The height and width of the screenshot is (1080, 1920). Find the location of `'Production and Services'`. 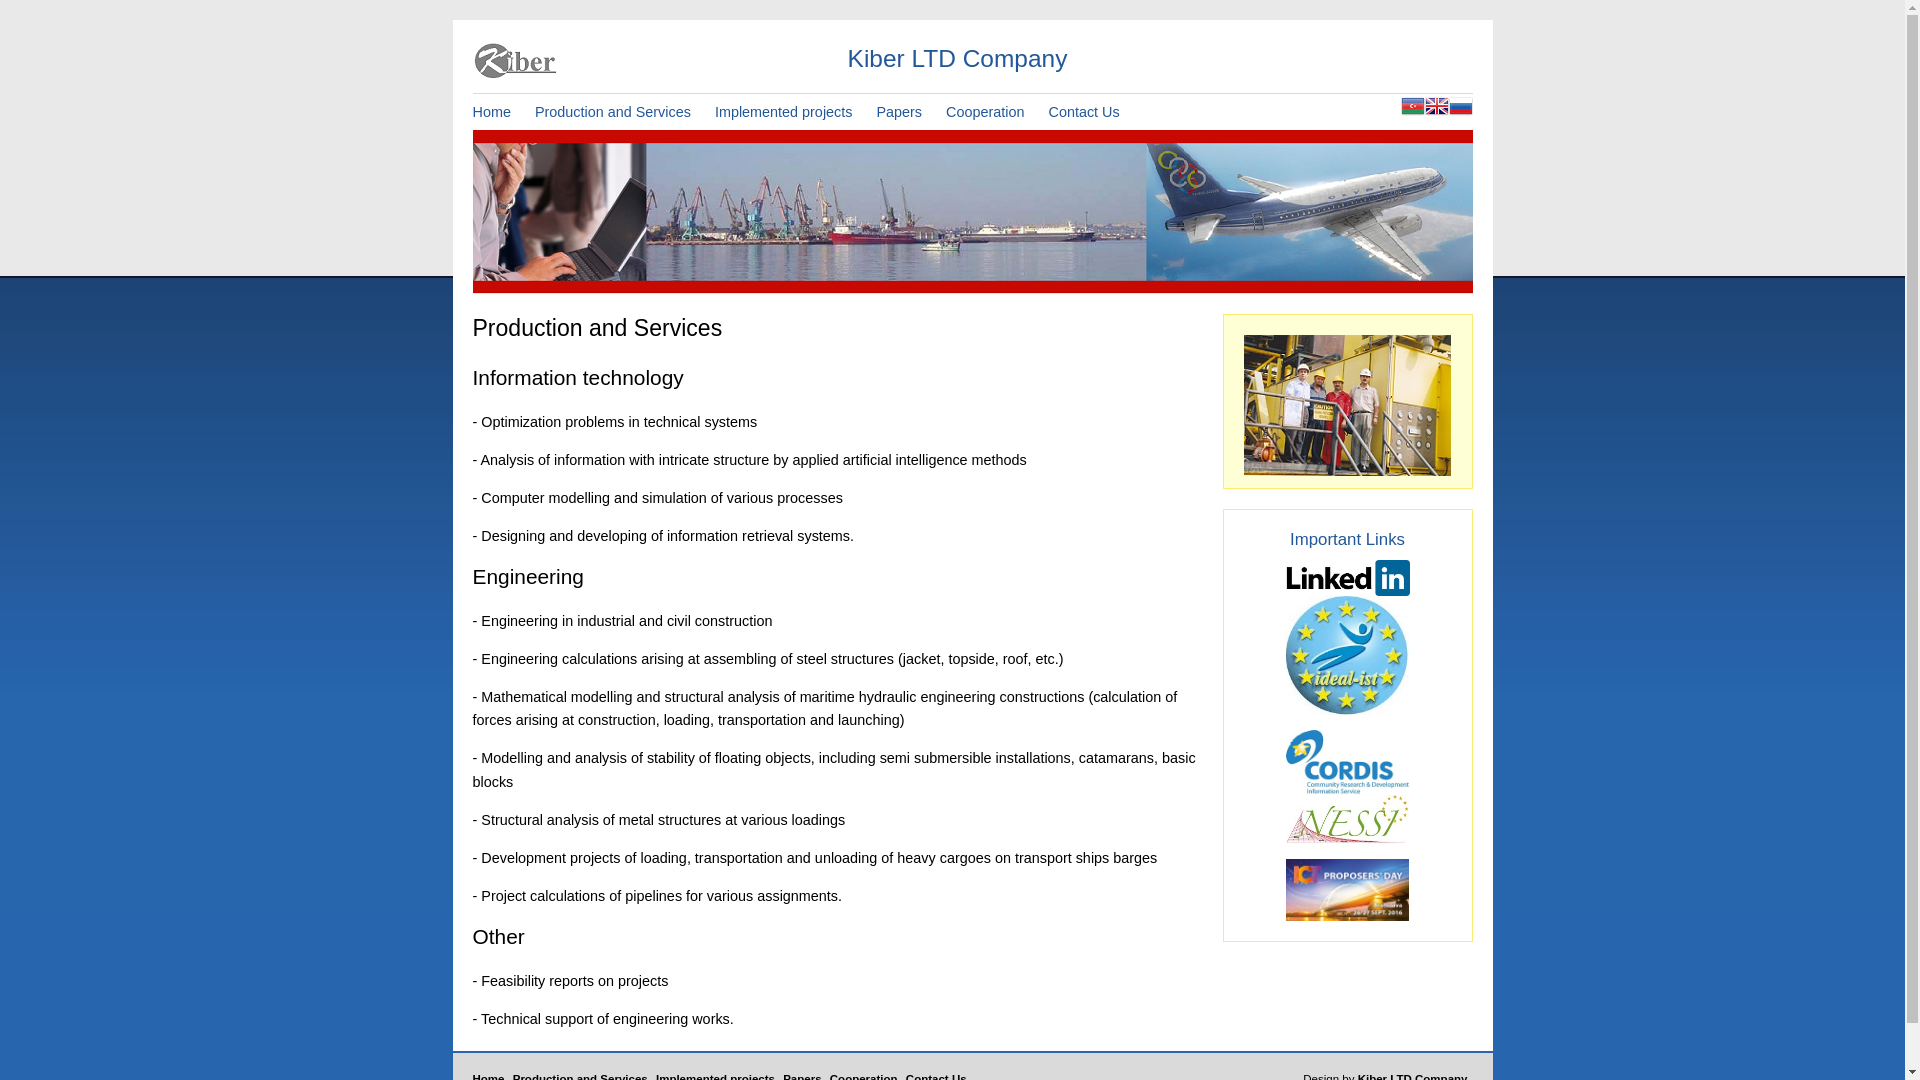

'Production and Services' is located at coordinates (622, 111).